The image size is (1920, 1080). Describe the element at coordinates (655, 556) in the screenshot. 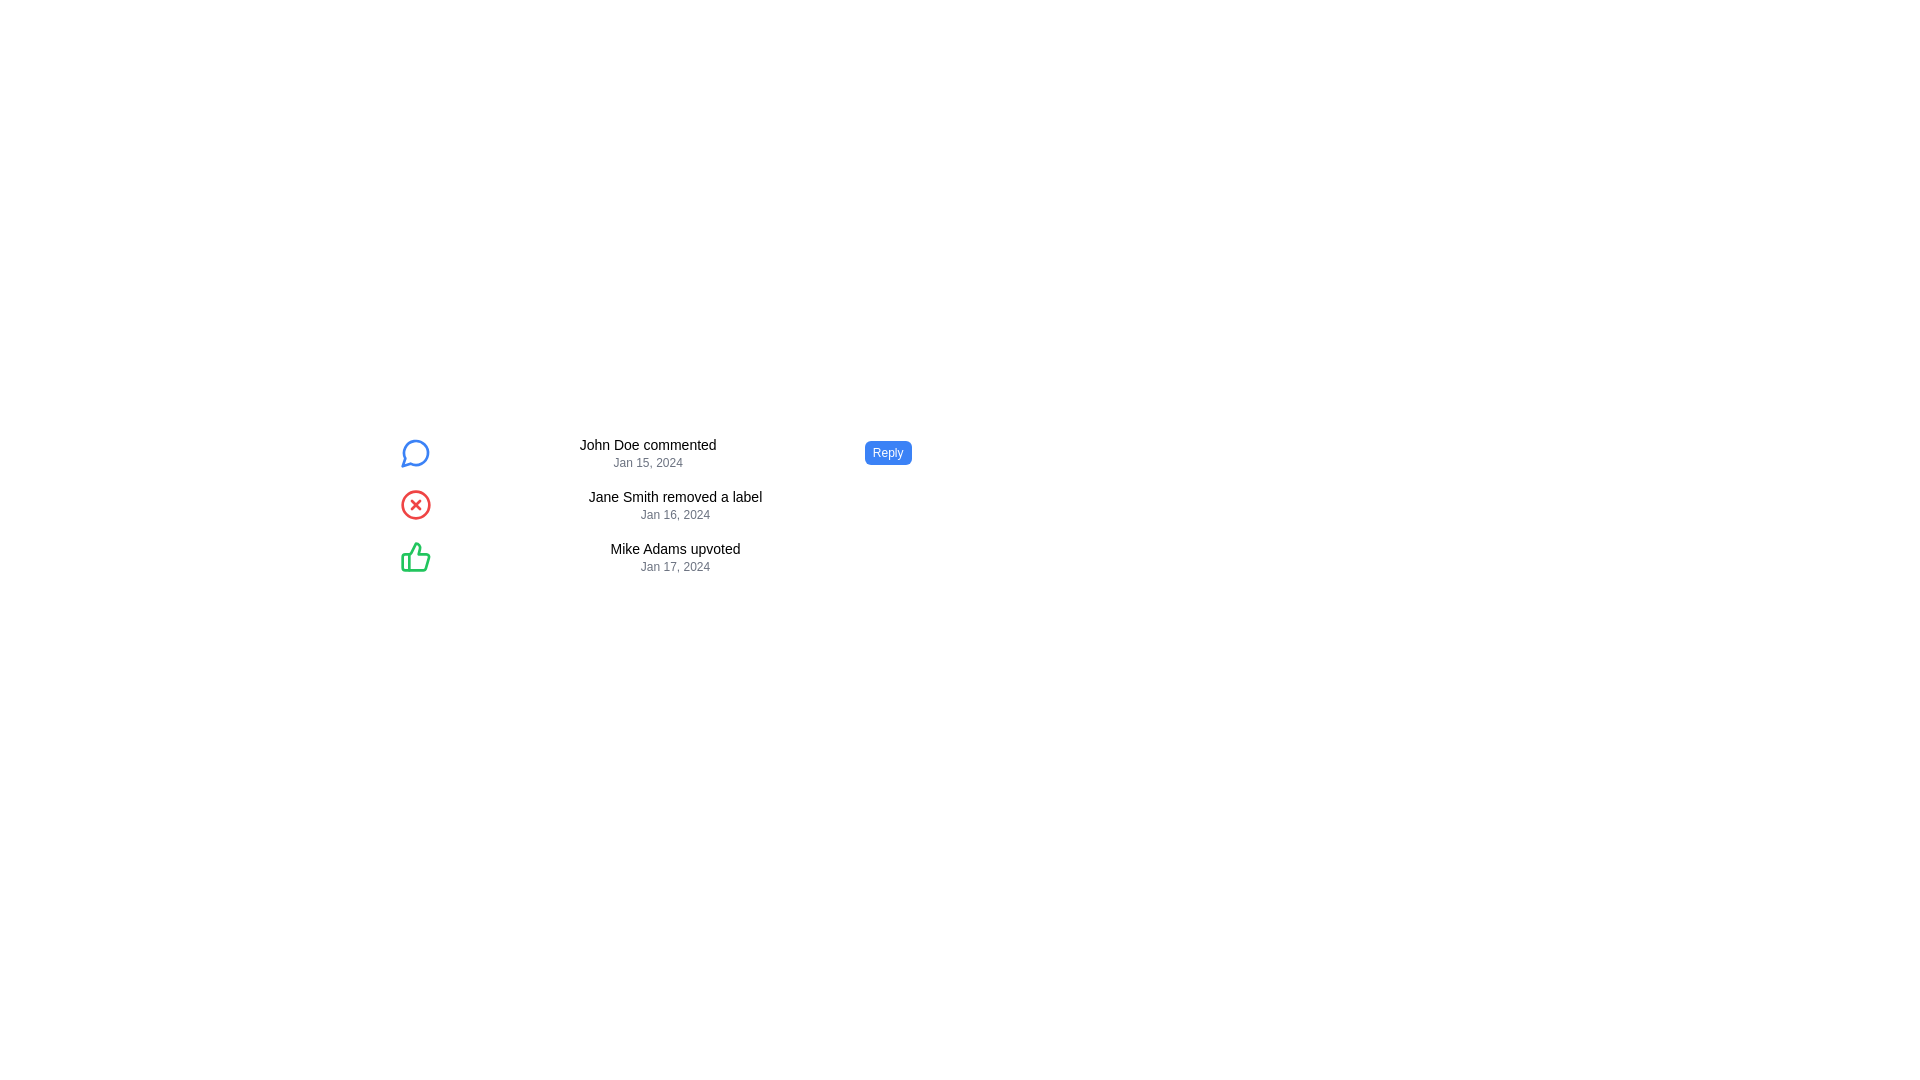

I see `the third Activity log entry which shows 'Mike Adams upvoted' with a green thumbs-up icon` at that location.